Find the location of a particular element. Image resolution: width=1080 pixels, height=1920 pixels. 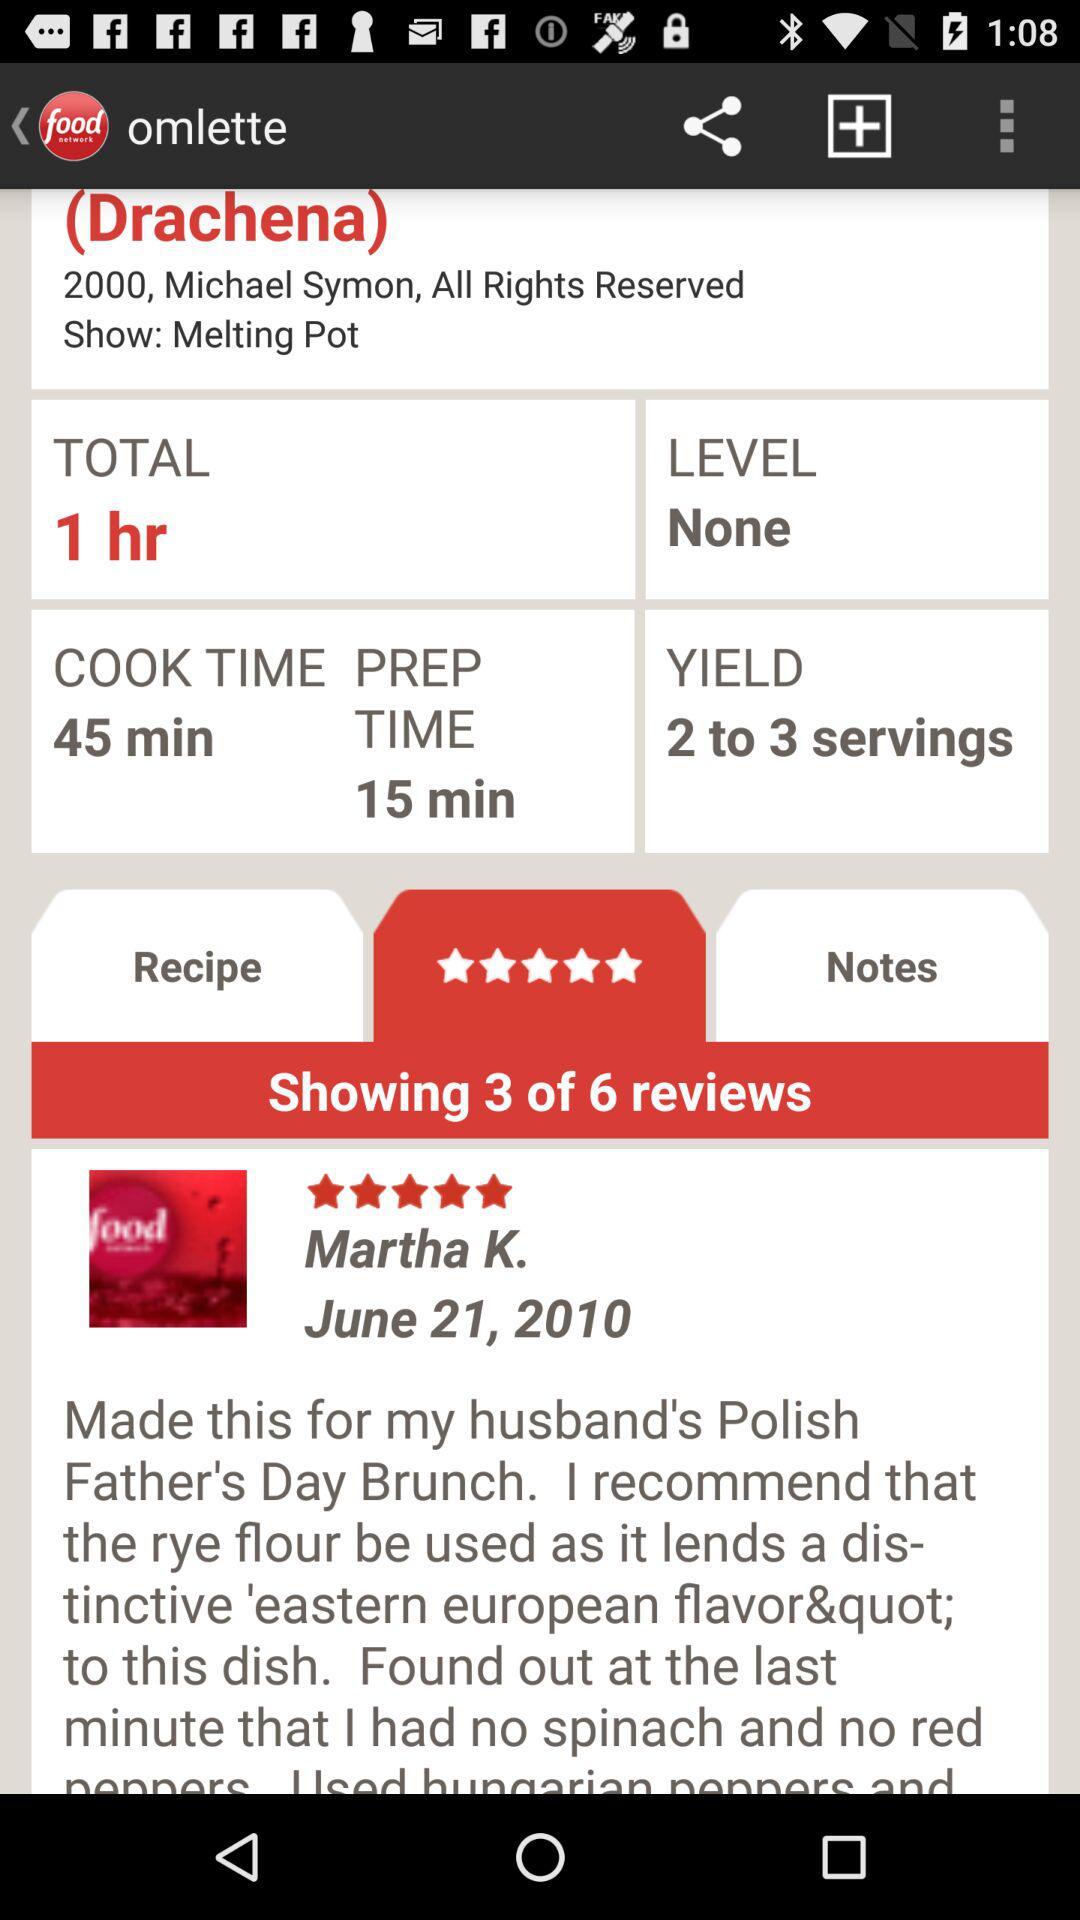

the app above the baked polish omlette is located at coordinates (858, 124).